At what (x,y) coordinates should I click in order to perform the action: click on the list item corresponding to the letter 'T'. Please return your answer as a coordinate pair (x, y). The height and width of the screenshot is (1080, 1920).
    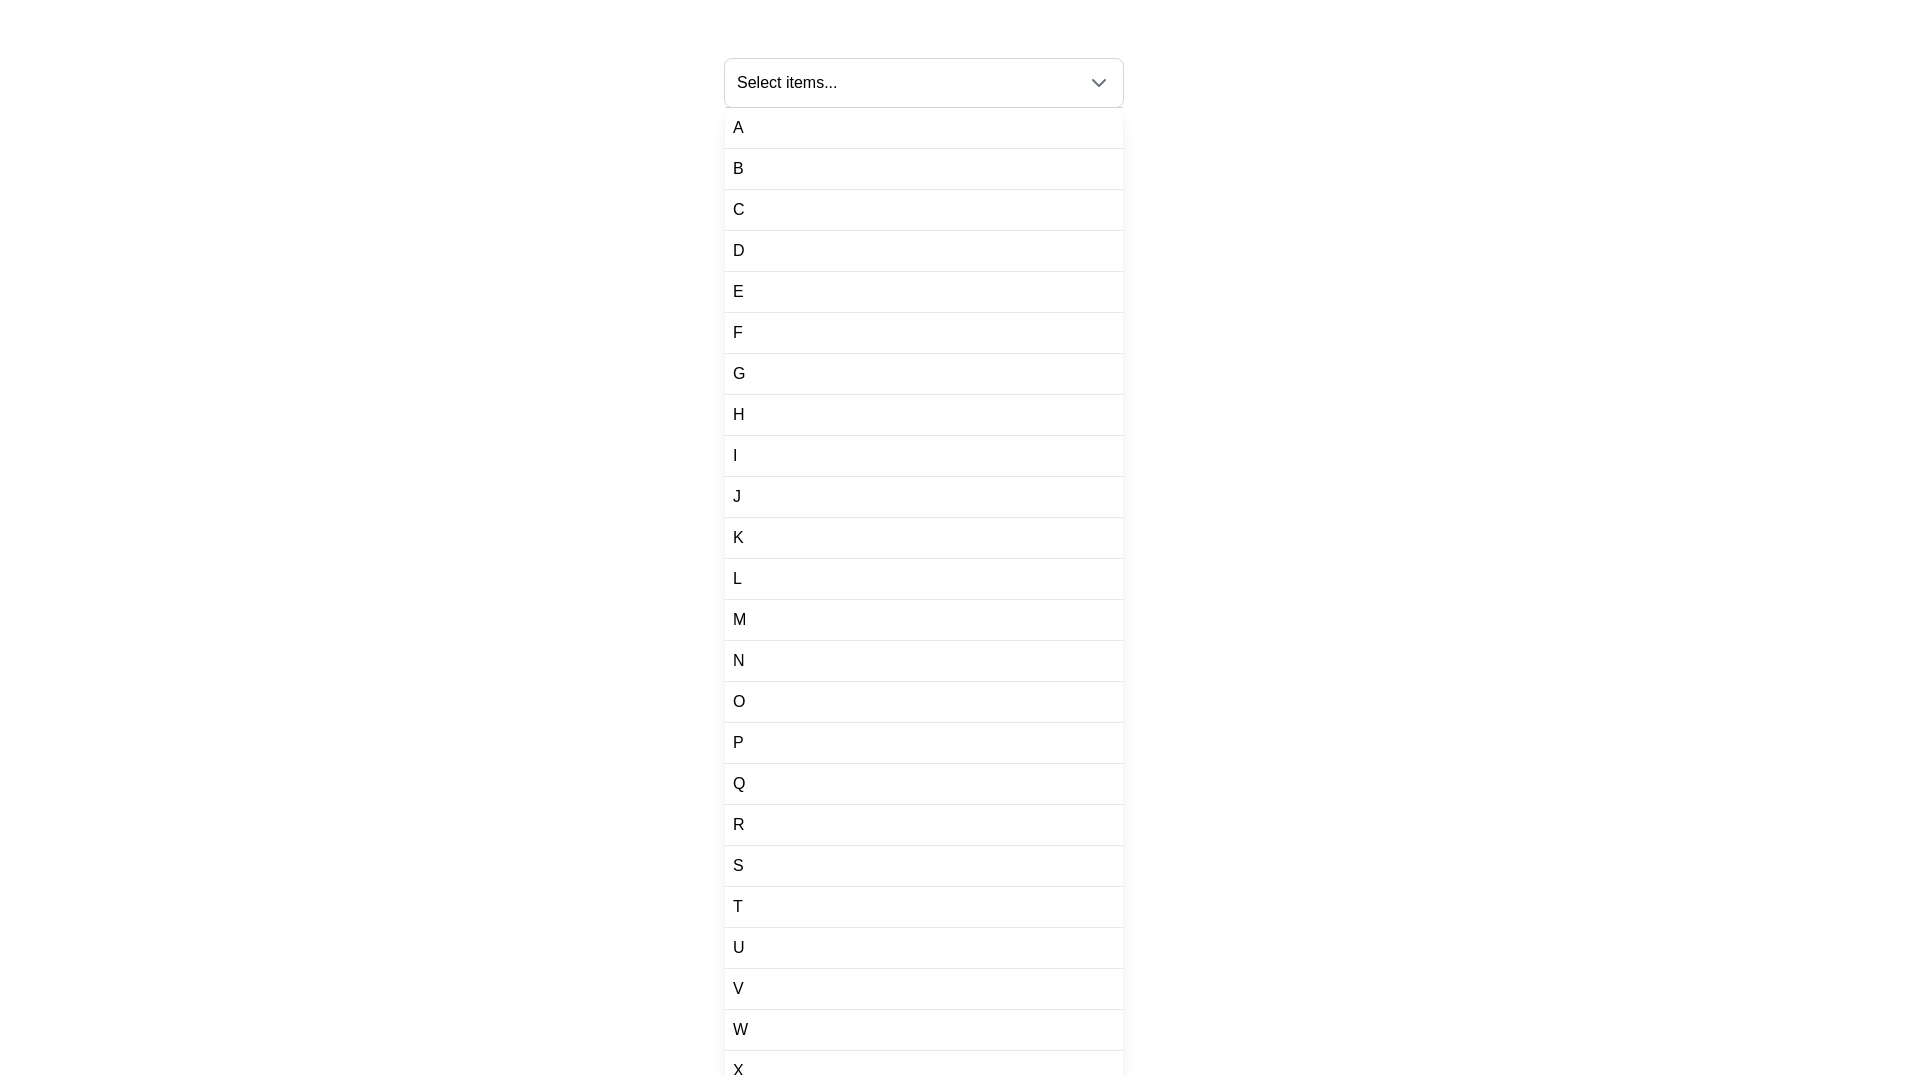
    Looking at the image, I should click on (736, 906).